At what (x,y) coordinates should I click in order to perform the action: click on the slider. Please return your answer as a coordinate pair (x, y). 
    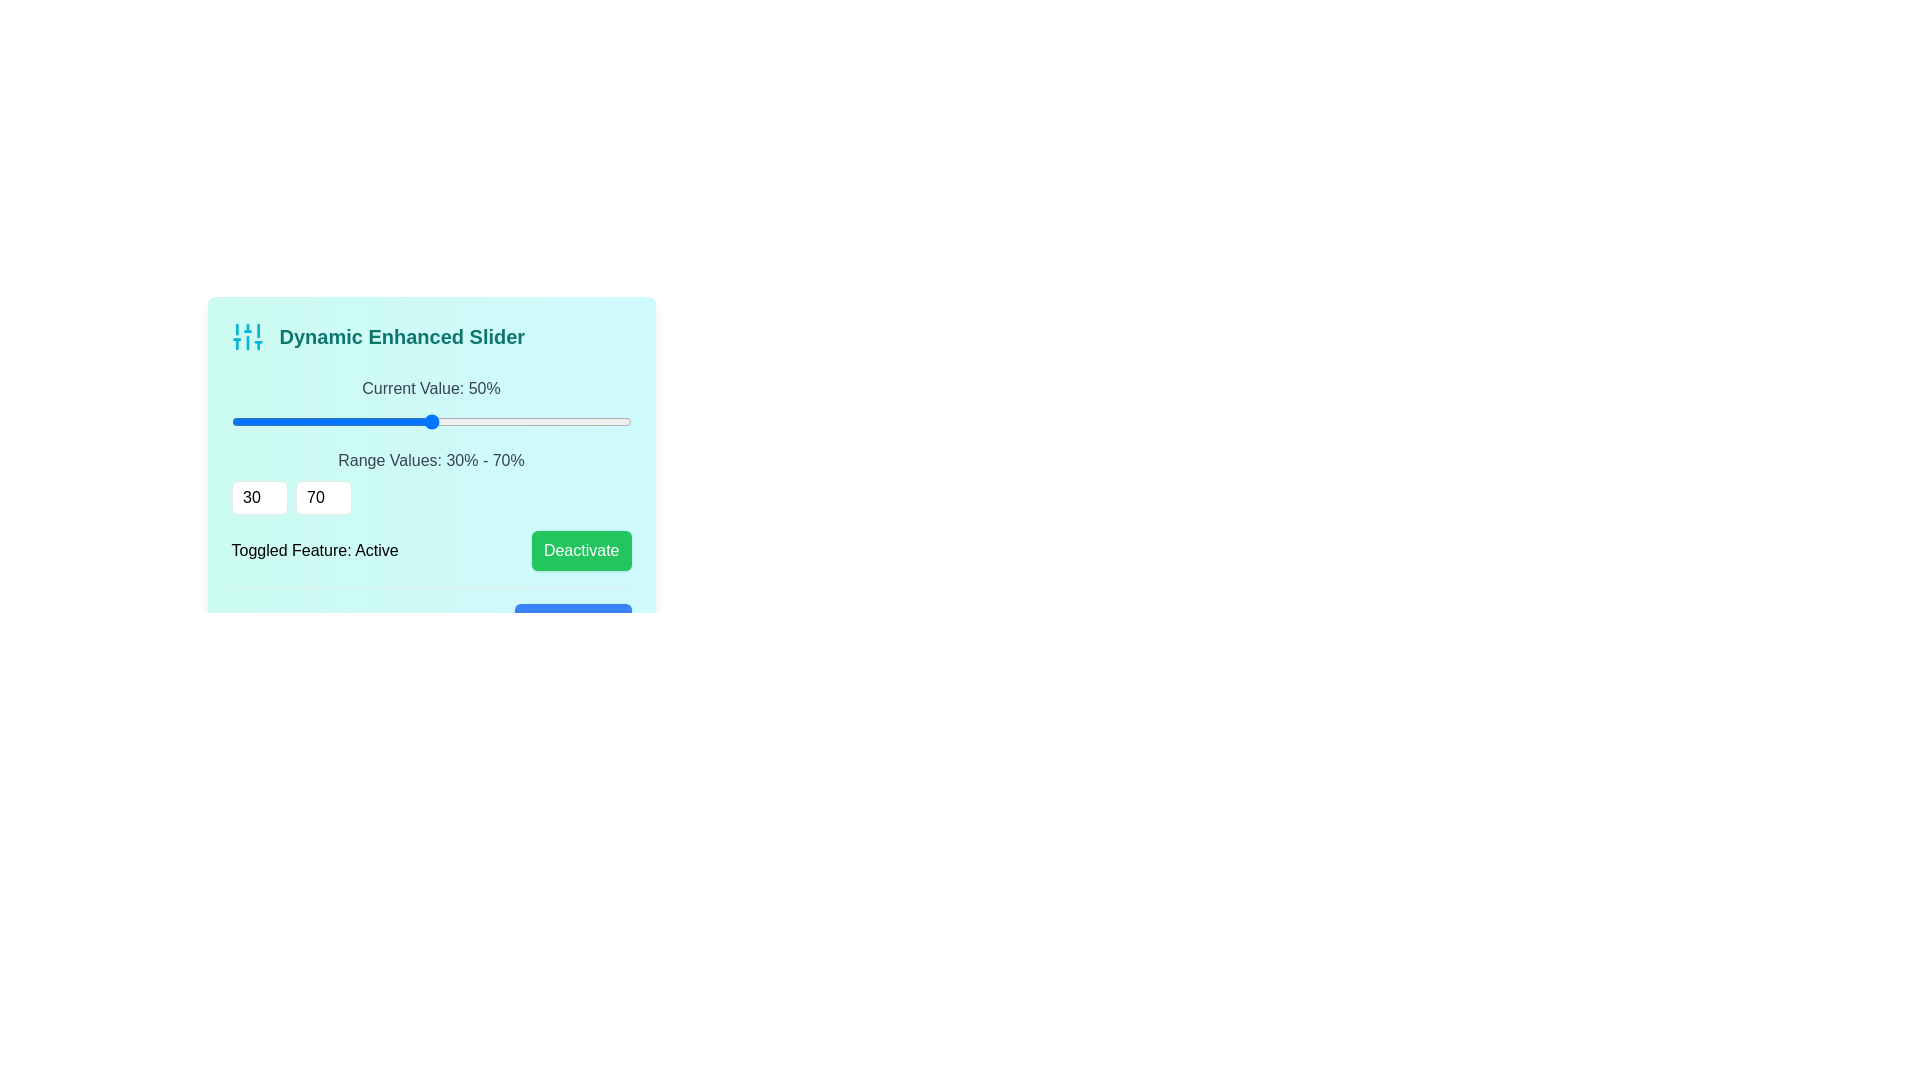
    Looking at the image, I should click on (460, 420).